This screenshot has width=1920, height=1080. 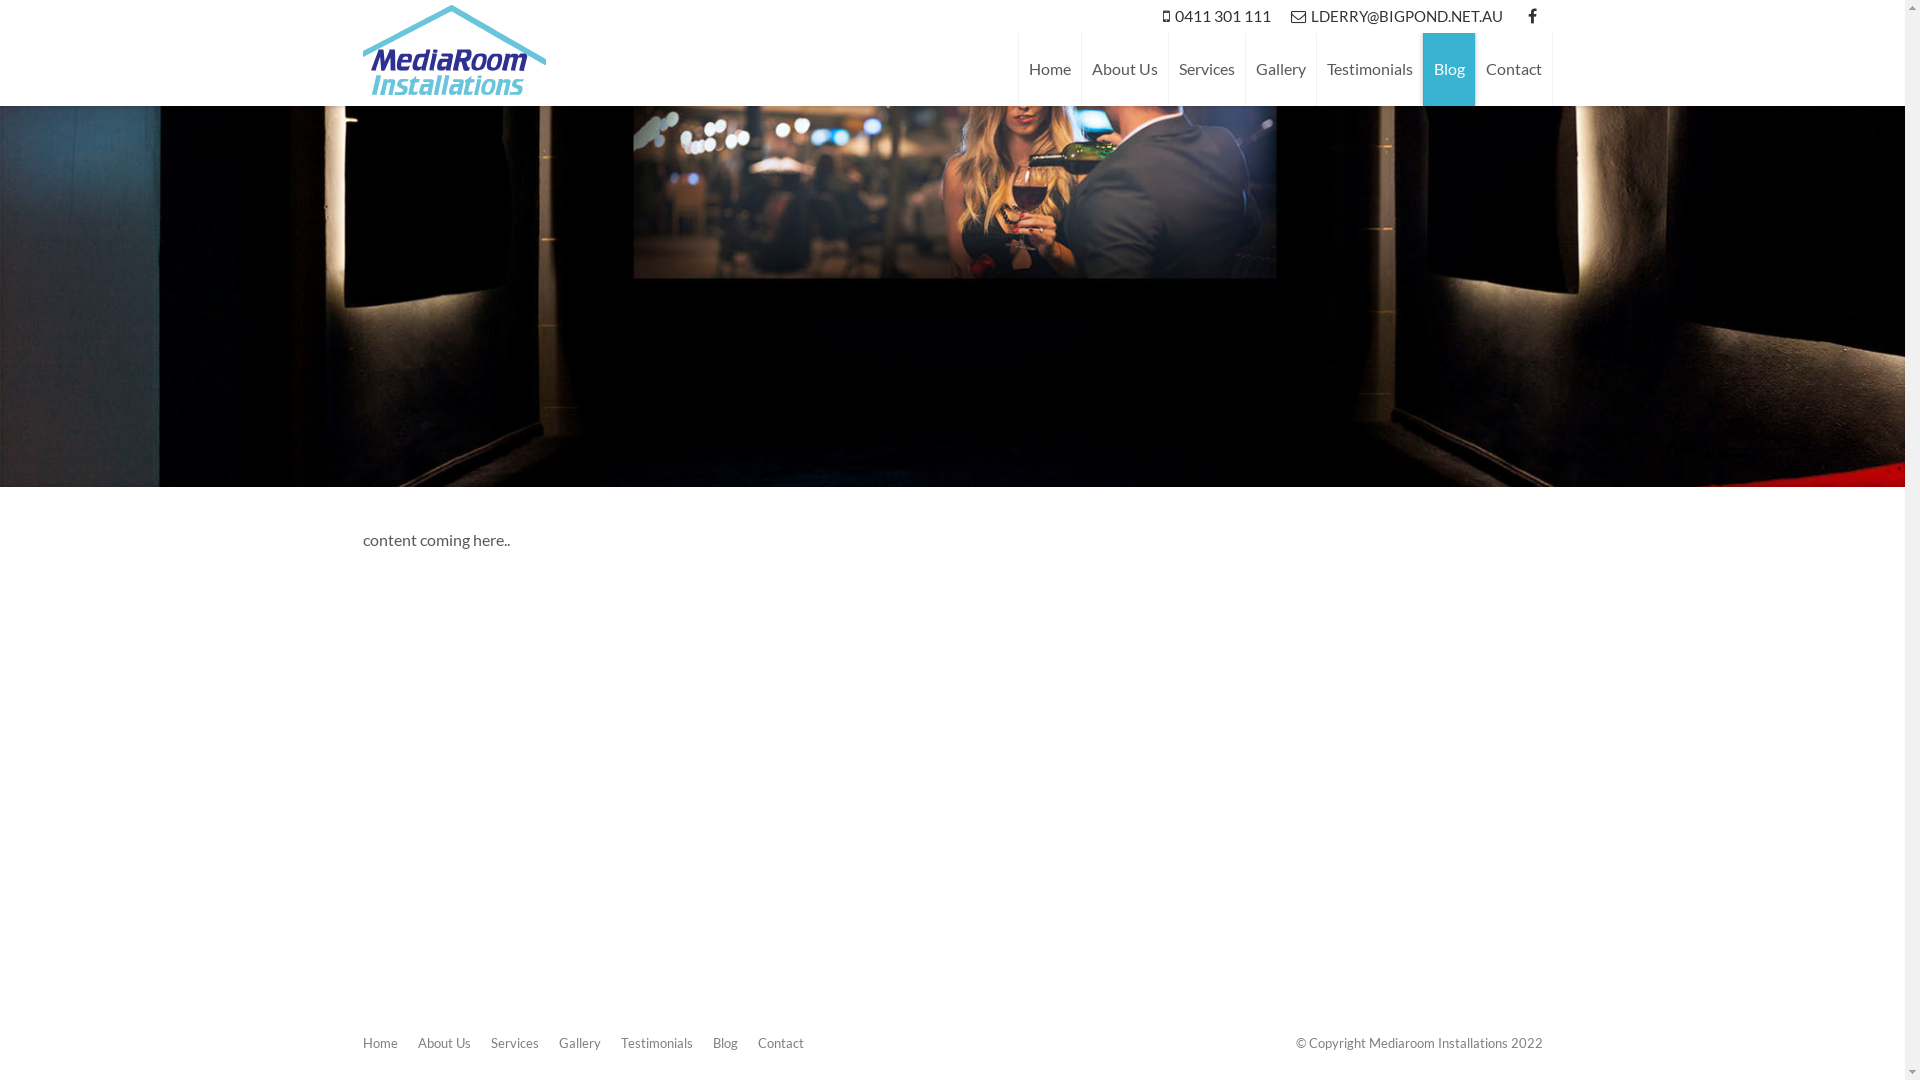 I want to click on 'Blog', so click(x=723, y=1041).